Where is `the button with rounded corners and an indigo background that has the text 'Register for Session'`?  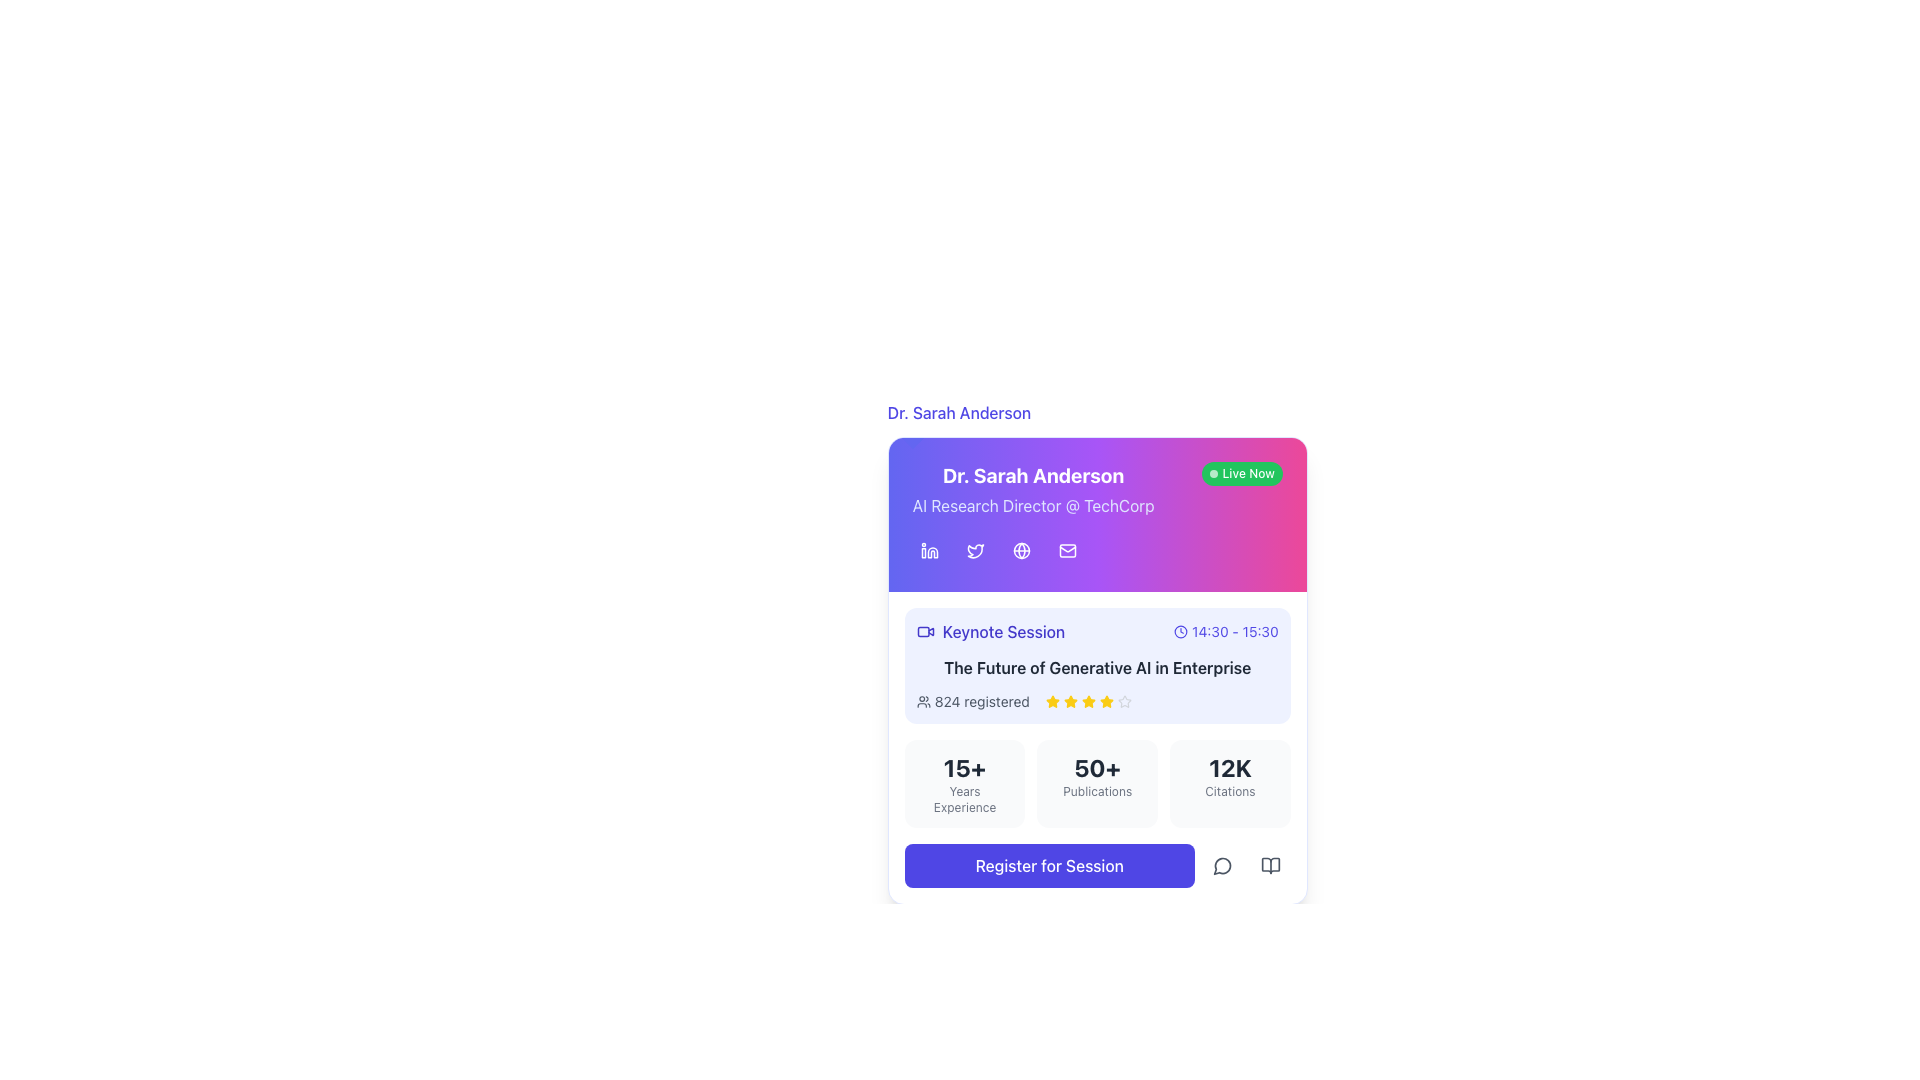
the button with rounded corners and an indigo background that has the text 'Register for Session' is located at coordinates (1048, 865).